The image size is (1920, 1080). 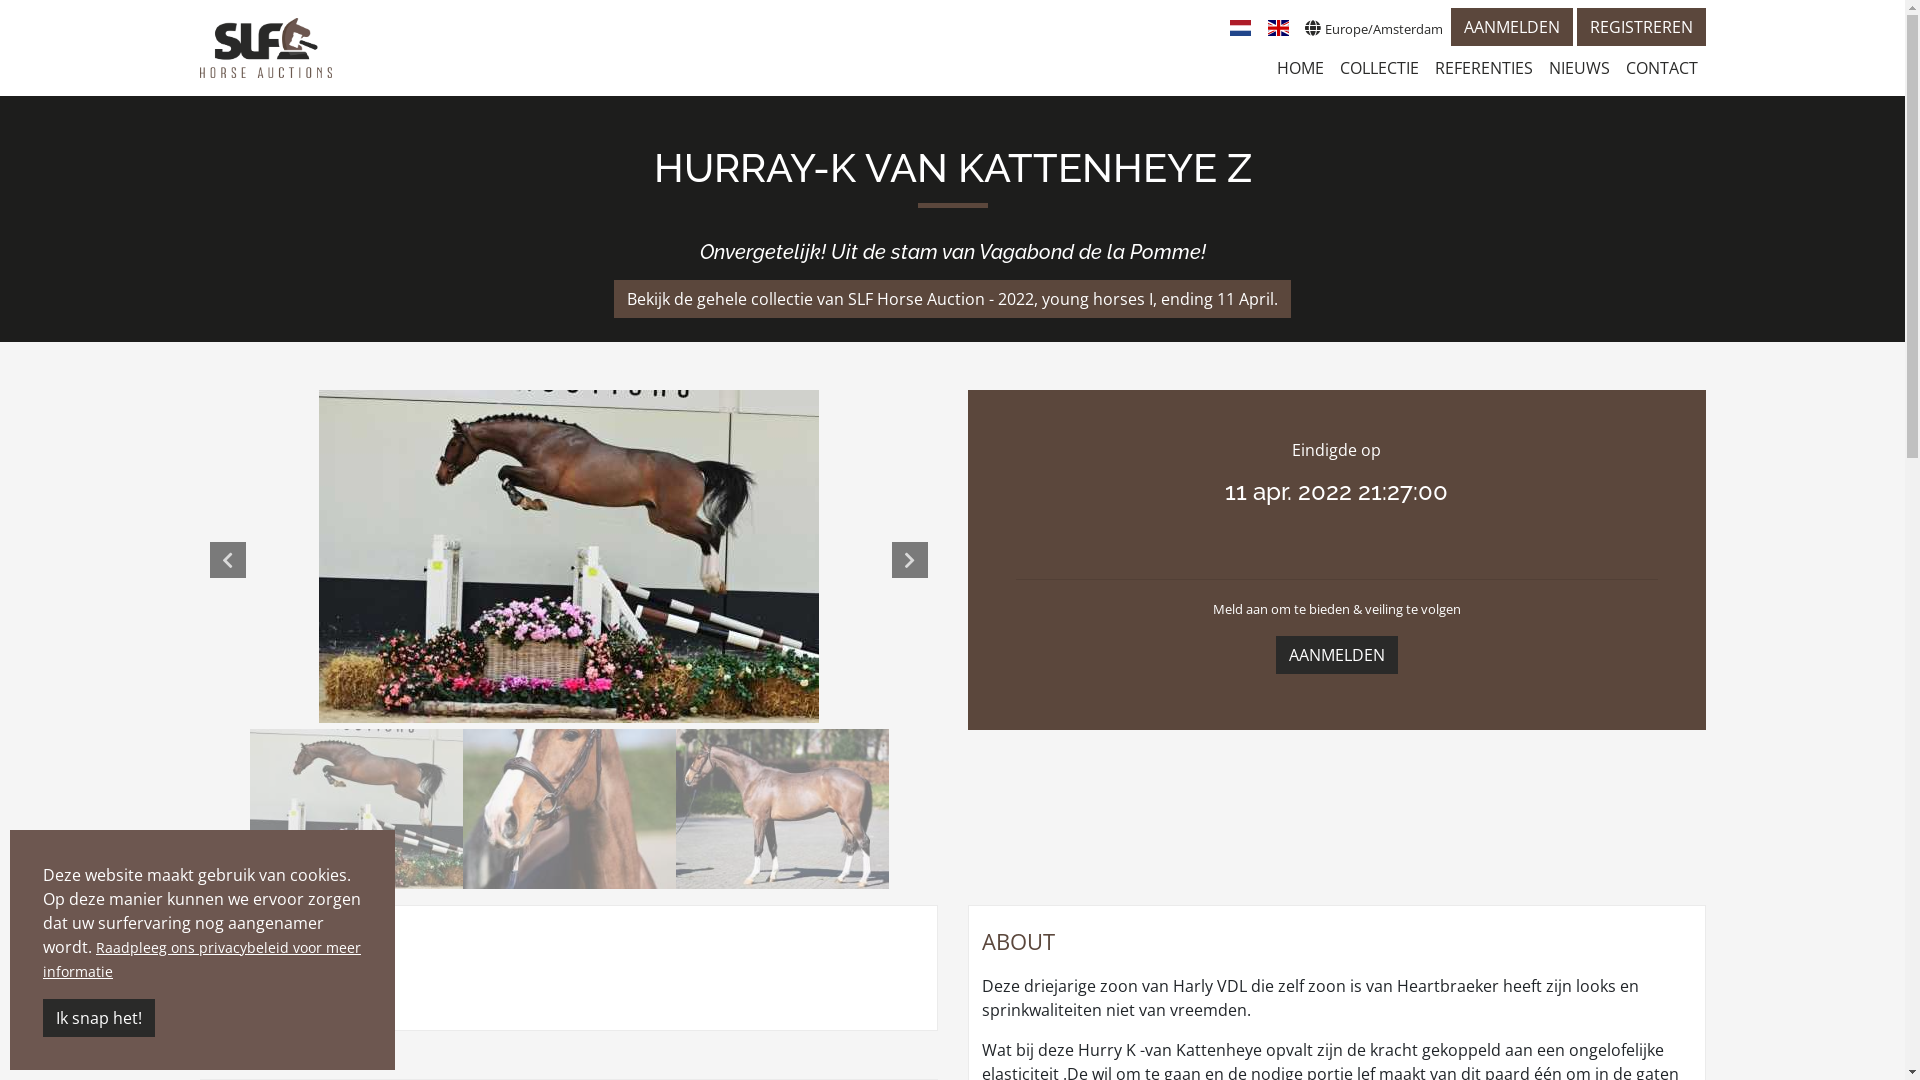 I want to click on 'CONTACT', so click(x=1661, y=67).